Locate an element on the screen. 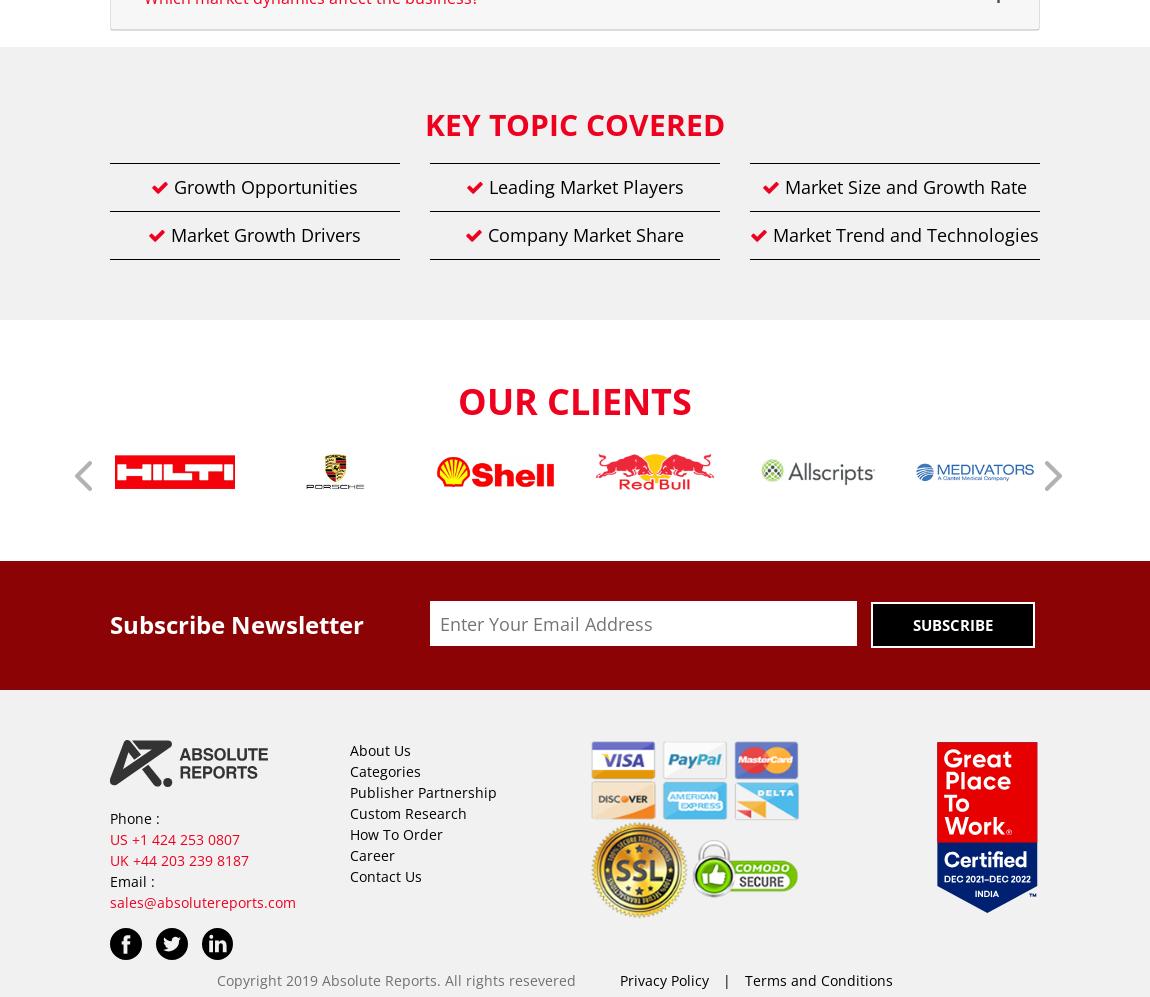  'Privacy Policy' is located at coordinates (618, 979).